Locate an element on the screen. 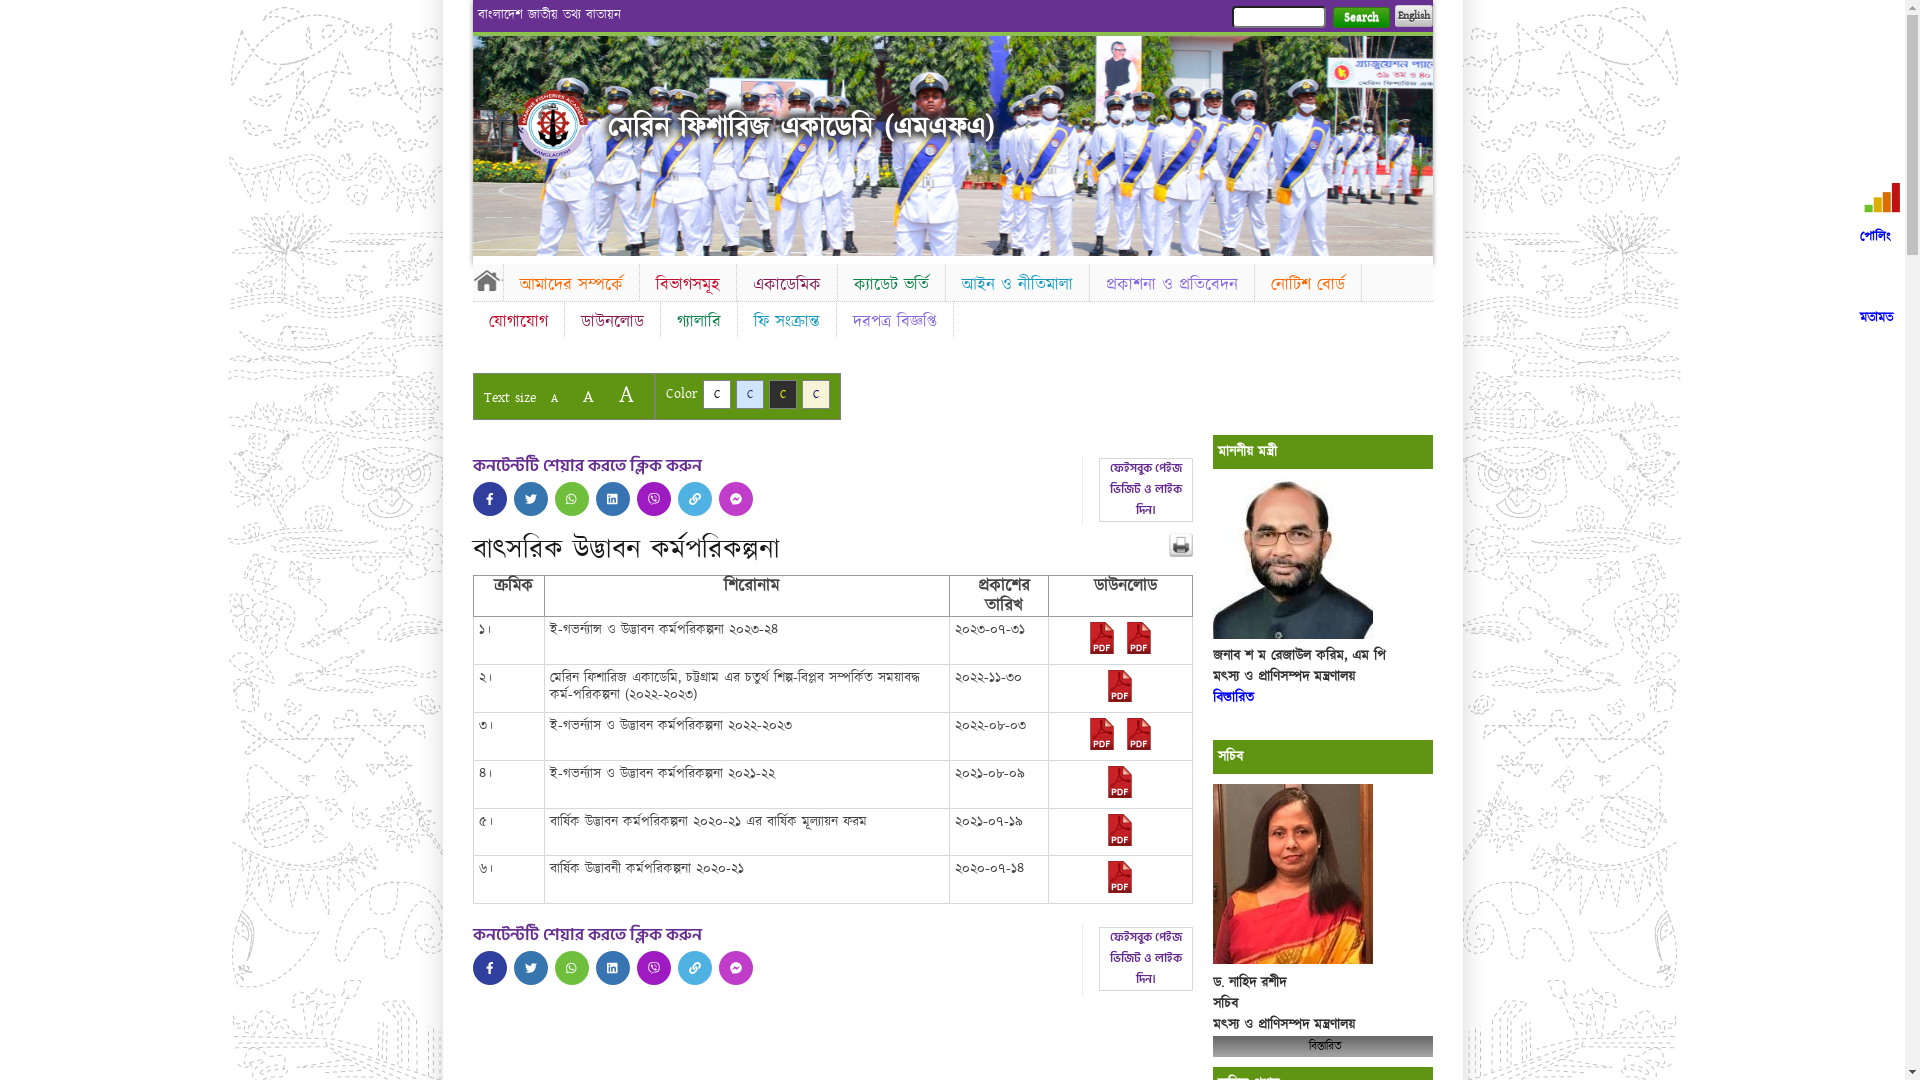 This screenshot has width=1920, height=1080. 'C' is located at coordinates (816, 394).